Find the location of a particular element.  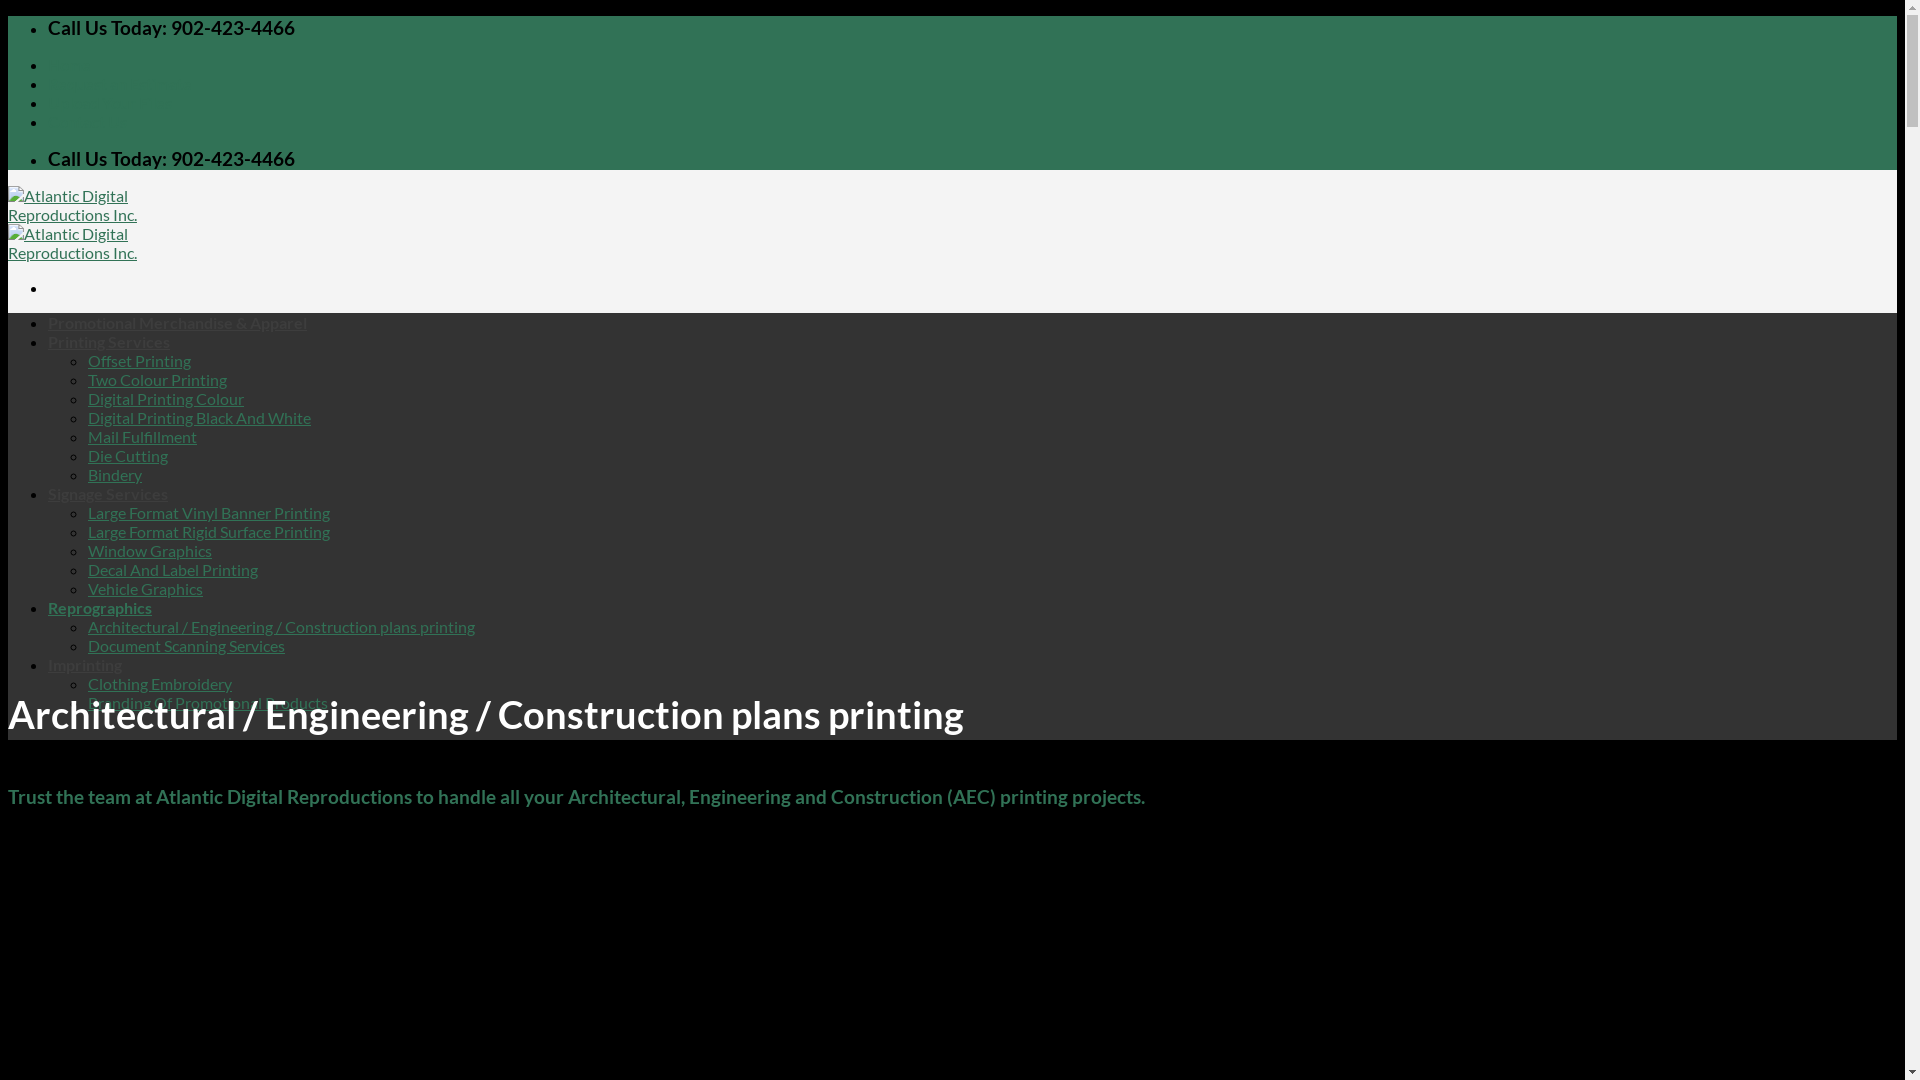

'Imprinting' is located at coordinates (84, 664).